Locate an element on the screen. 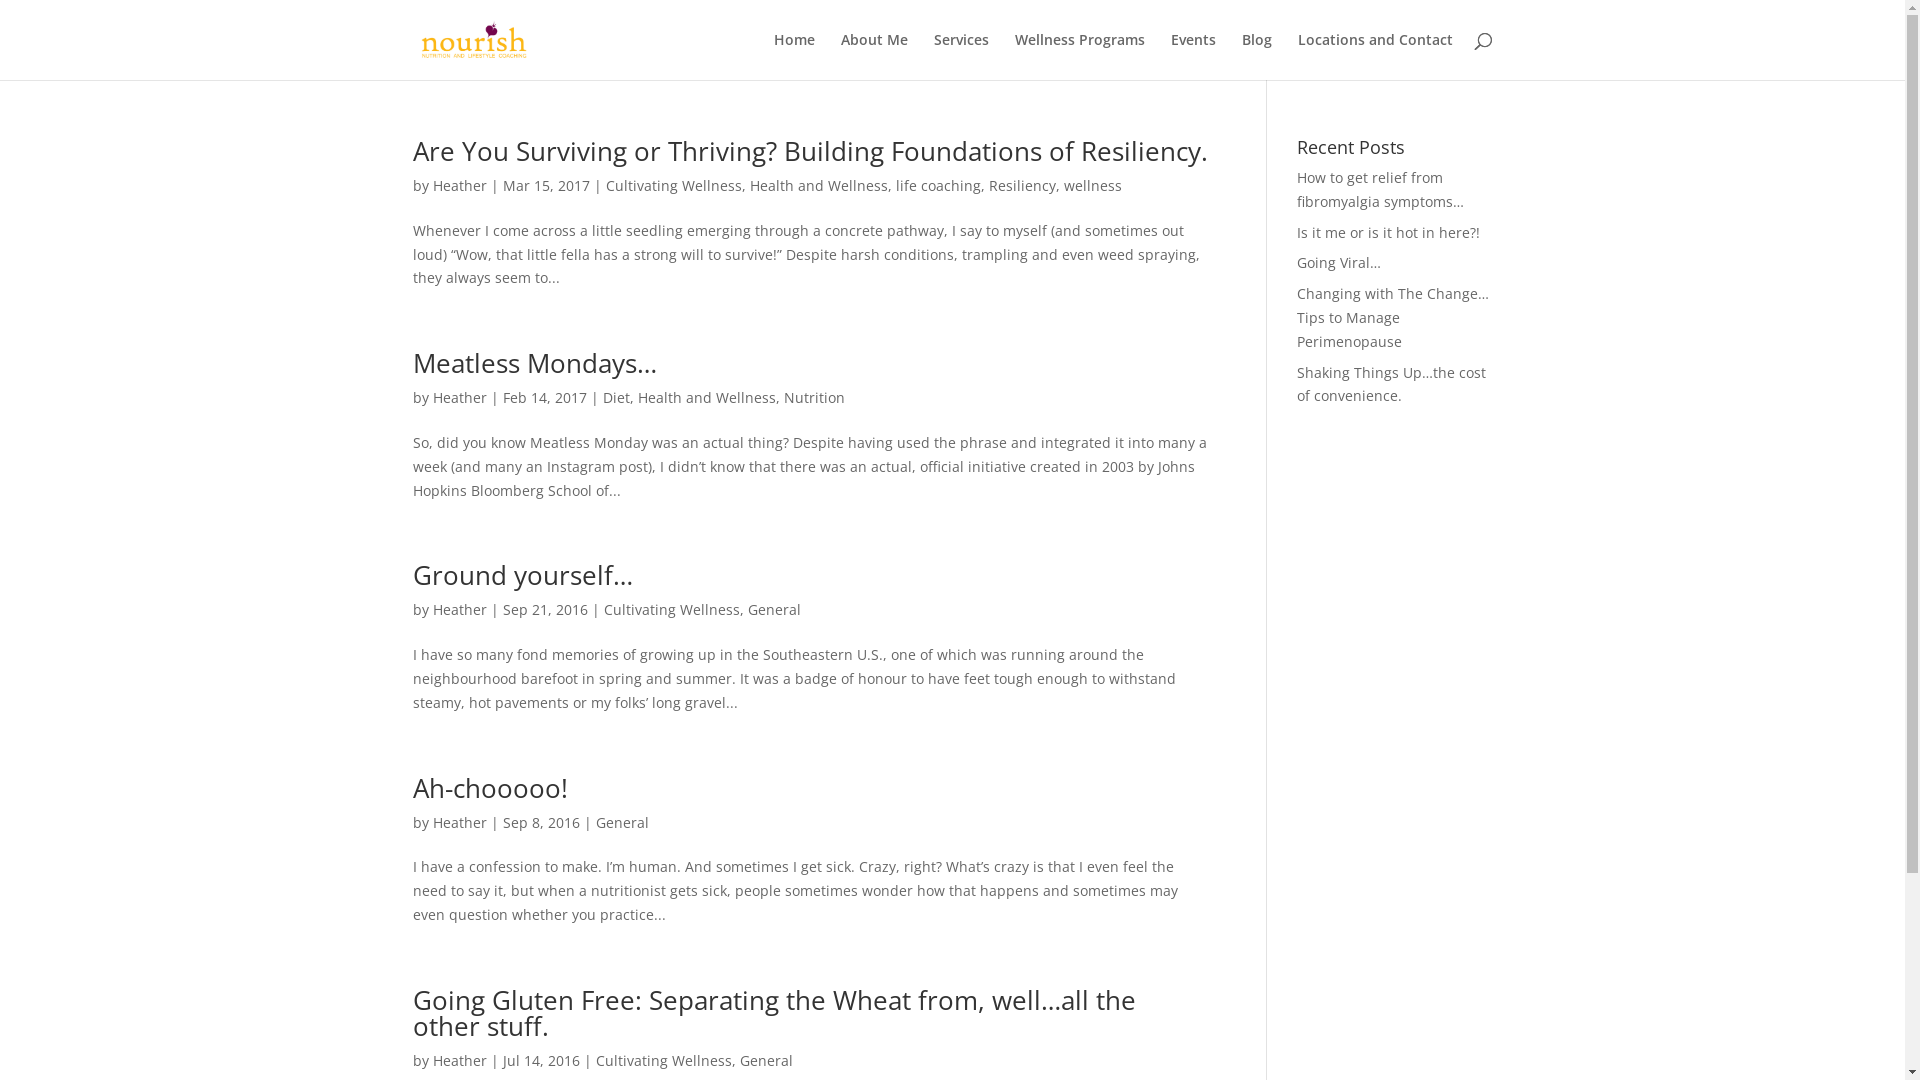 The height and width of the screenshot is (1080, 1920). 'Events' is located at coordinates (1192, 55).